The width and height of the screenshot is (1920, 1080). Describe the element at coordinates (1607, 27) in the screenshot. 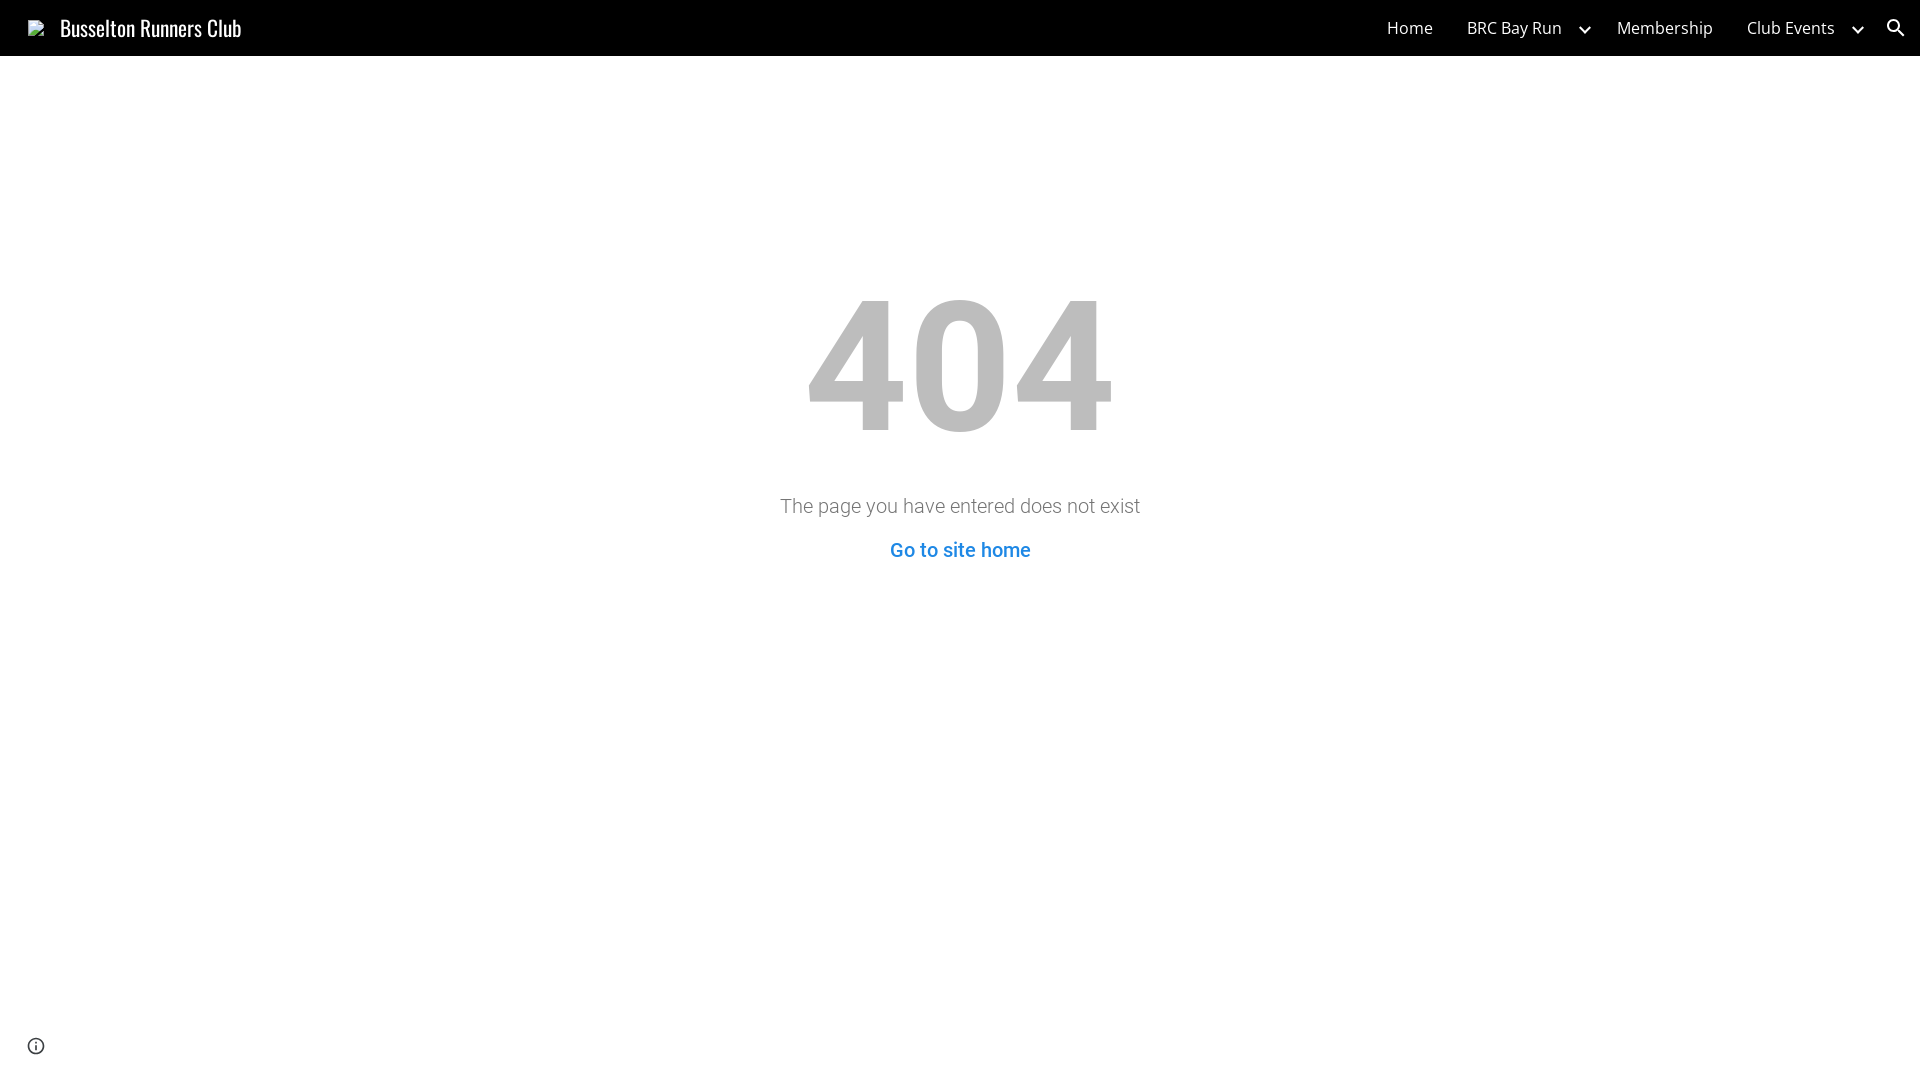

I see `'Membership'` at that location.